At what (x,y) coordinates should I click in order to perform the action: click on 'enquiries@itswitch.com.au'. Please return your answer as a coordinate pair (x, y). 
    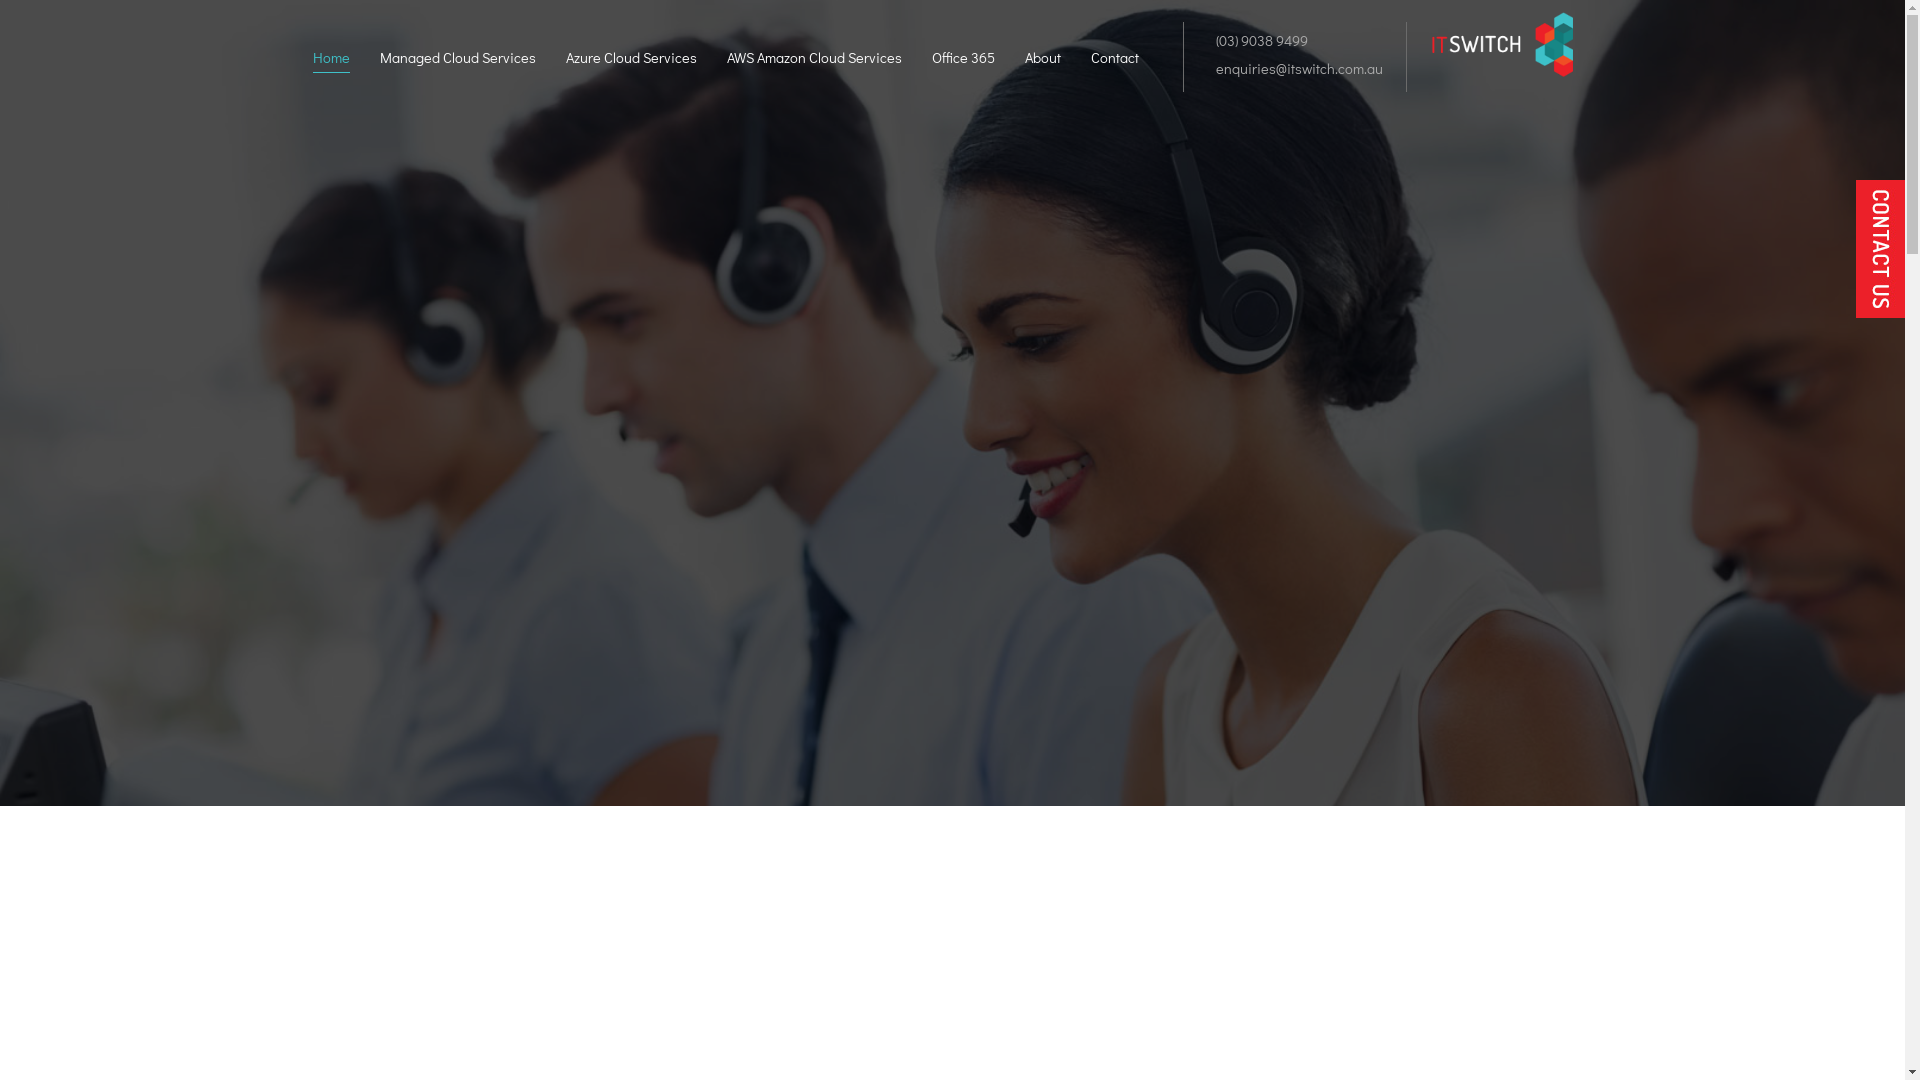
    Looking at the image, I should click on (1295, 67).